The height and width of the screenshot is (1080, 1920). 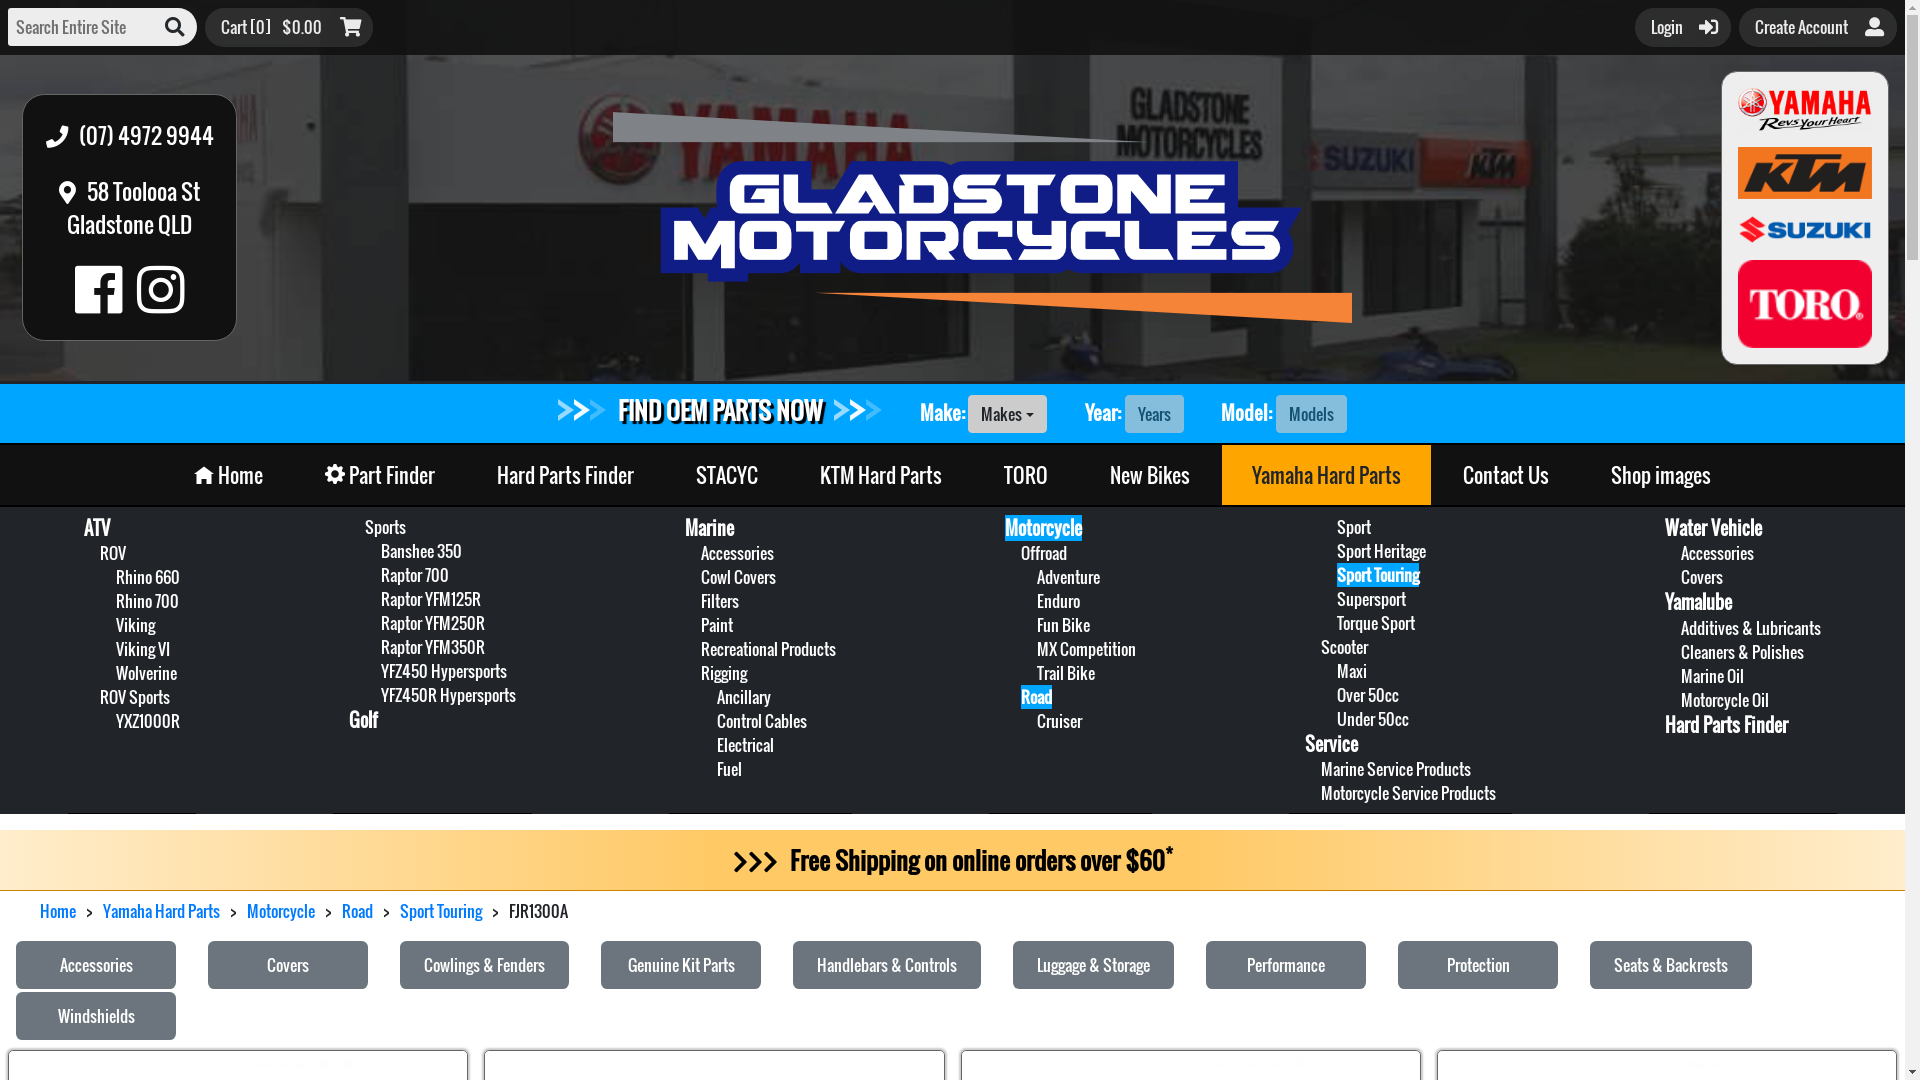 I want to click on 'Contact Us', so click(x=1506, y=474).